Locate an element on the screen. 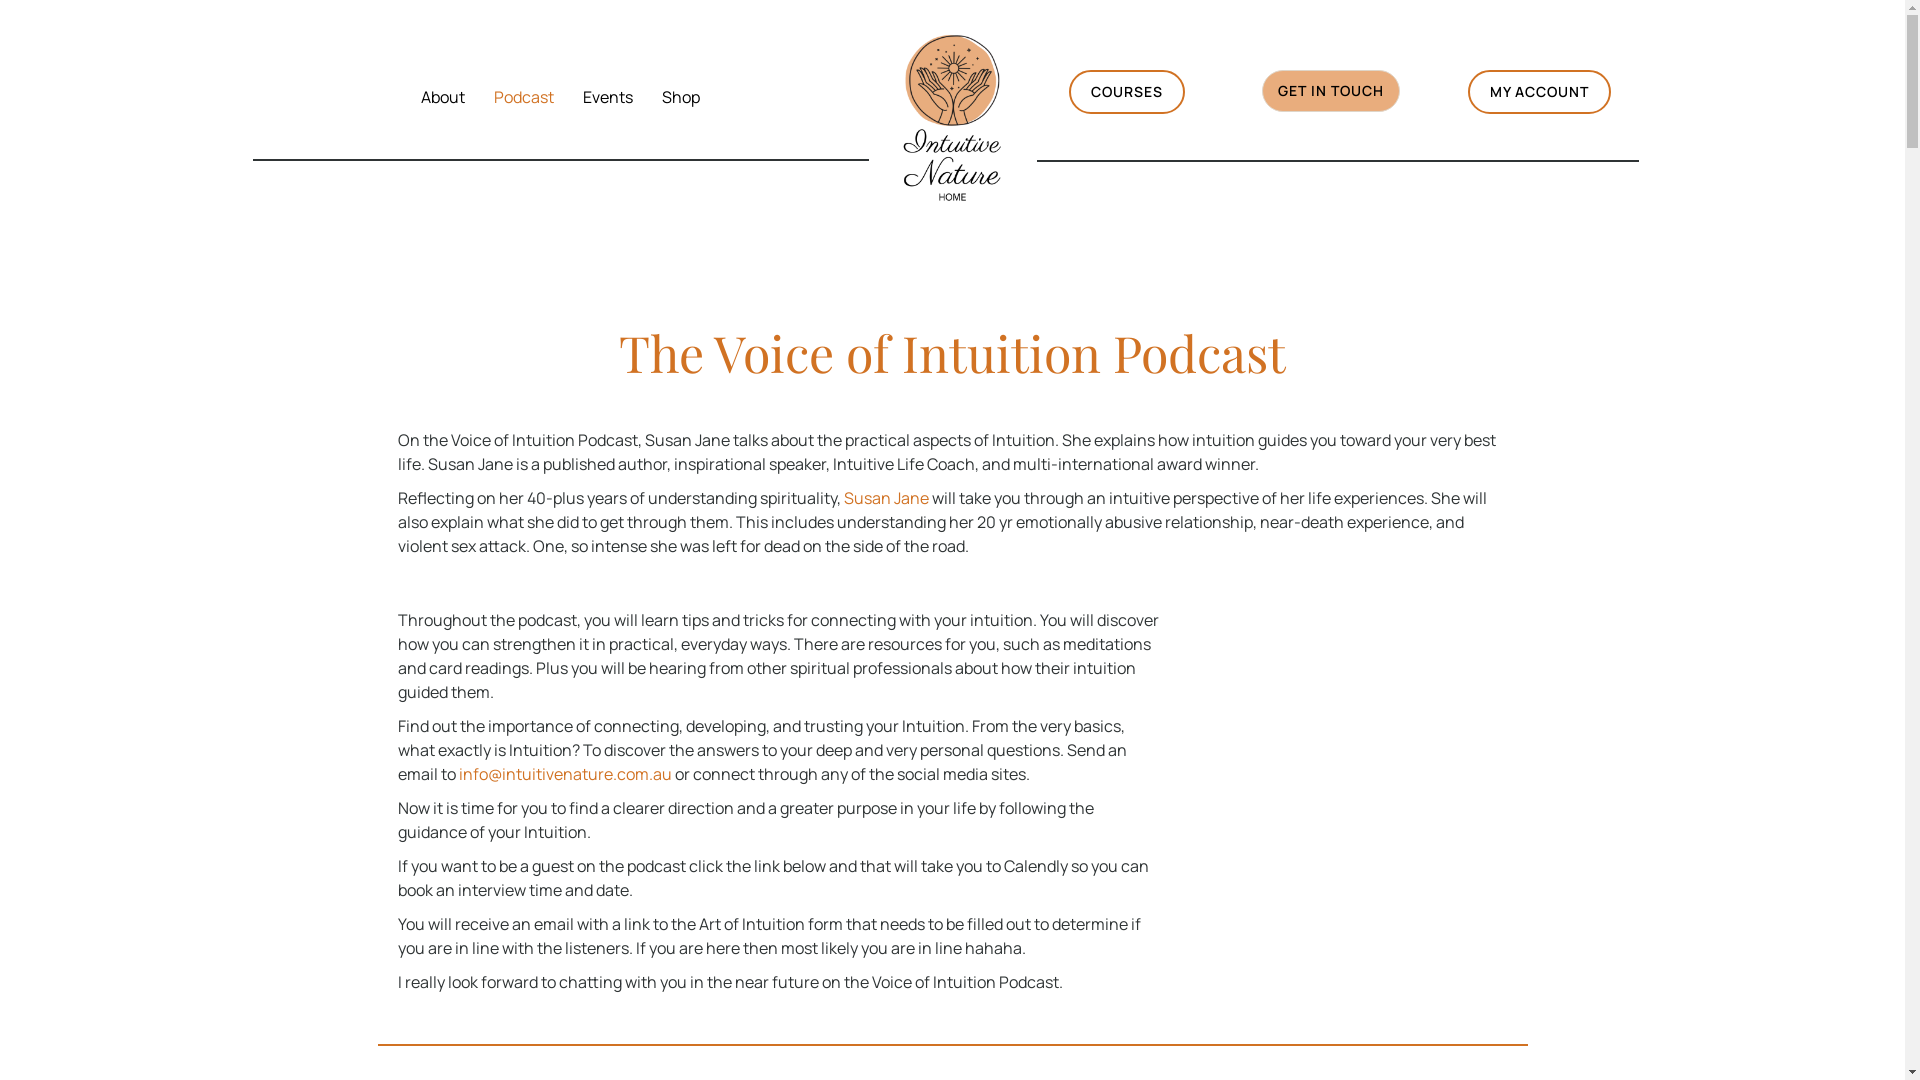  'MY ACCOUNT' is located at coordinates (1468, 92).